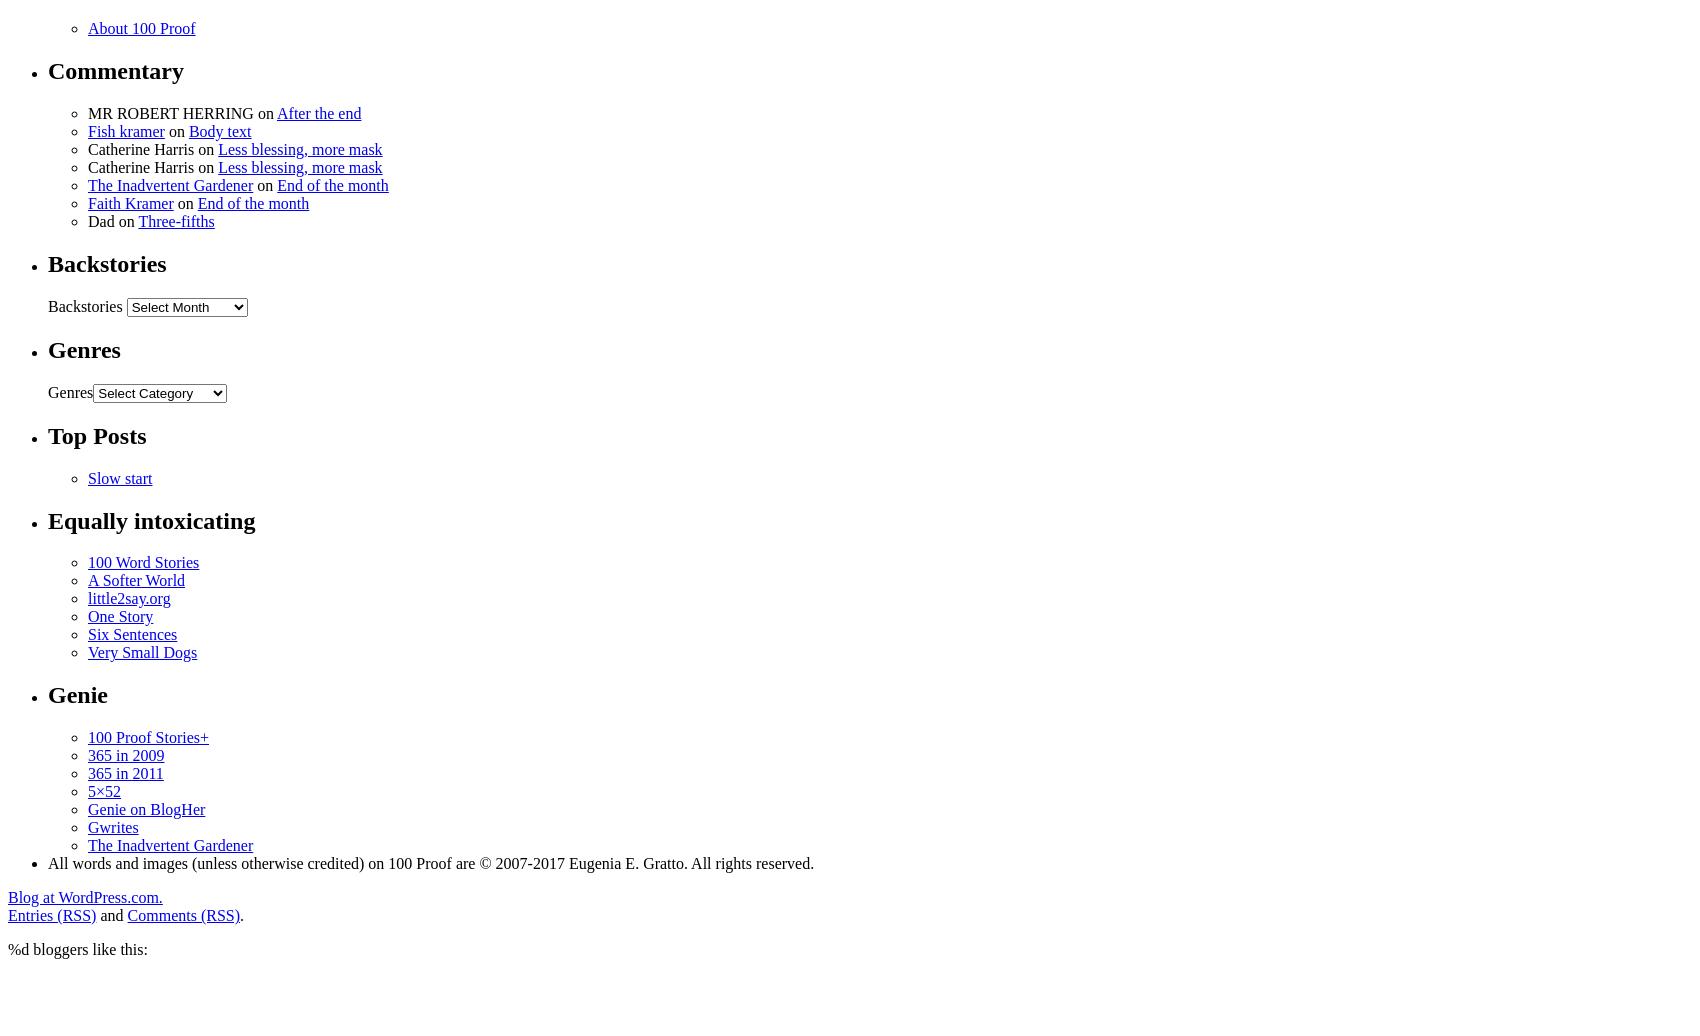 The image size is (1700, 1036). I want to click on '5×52', so click(104, 791).